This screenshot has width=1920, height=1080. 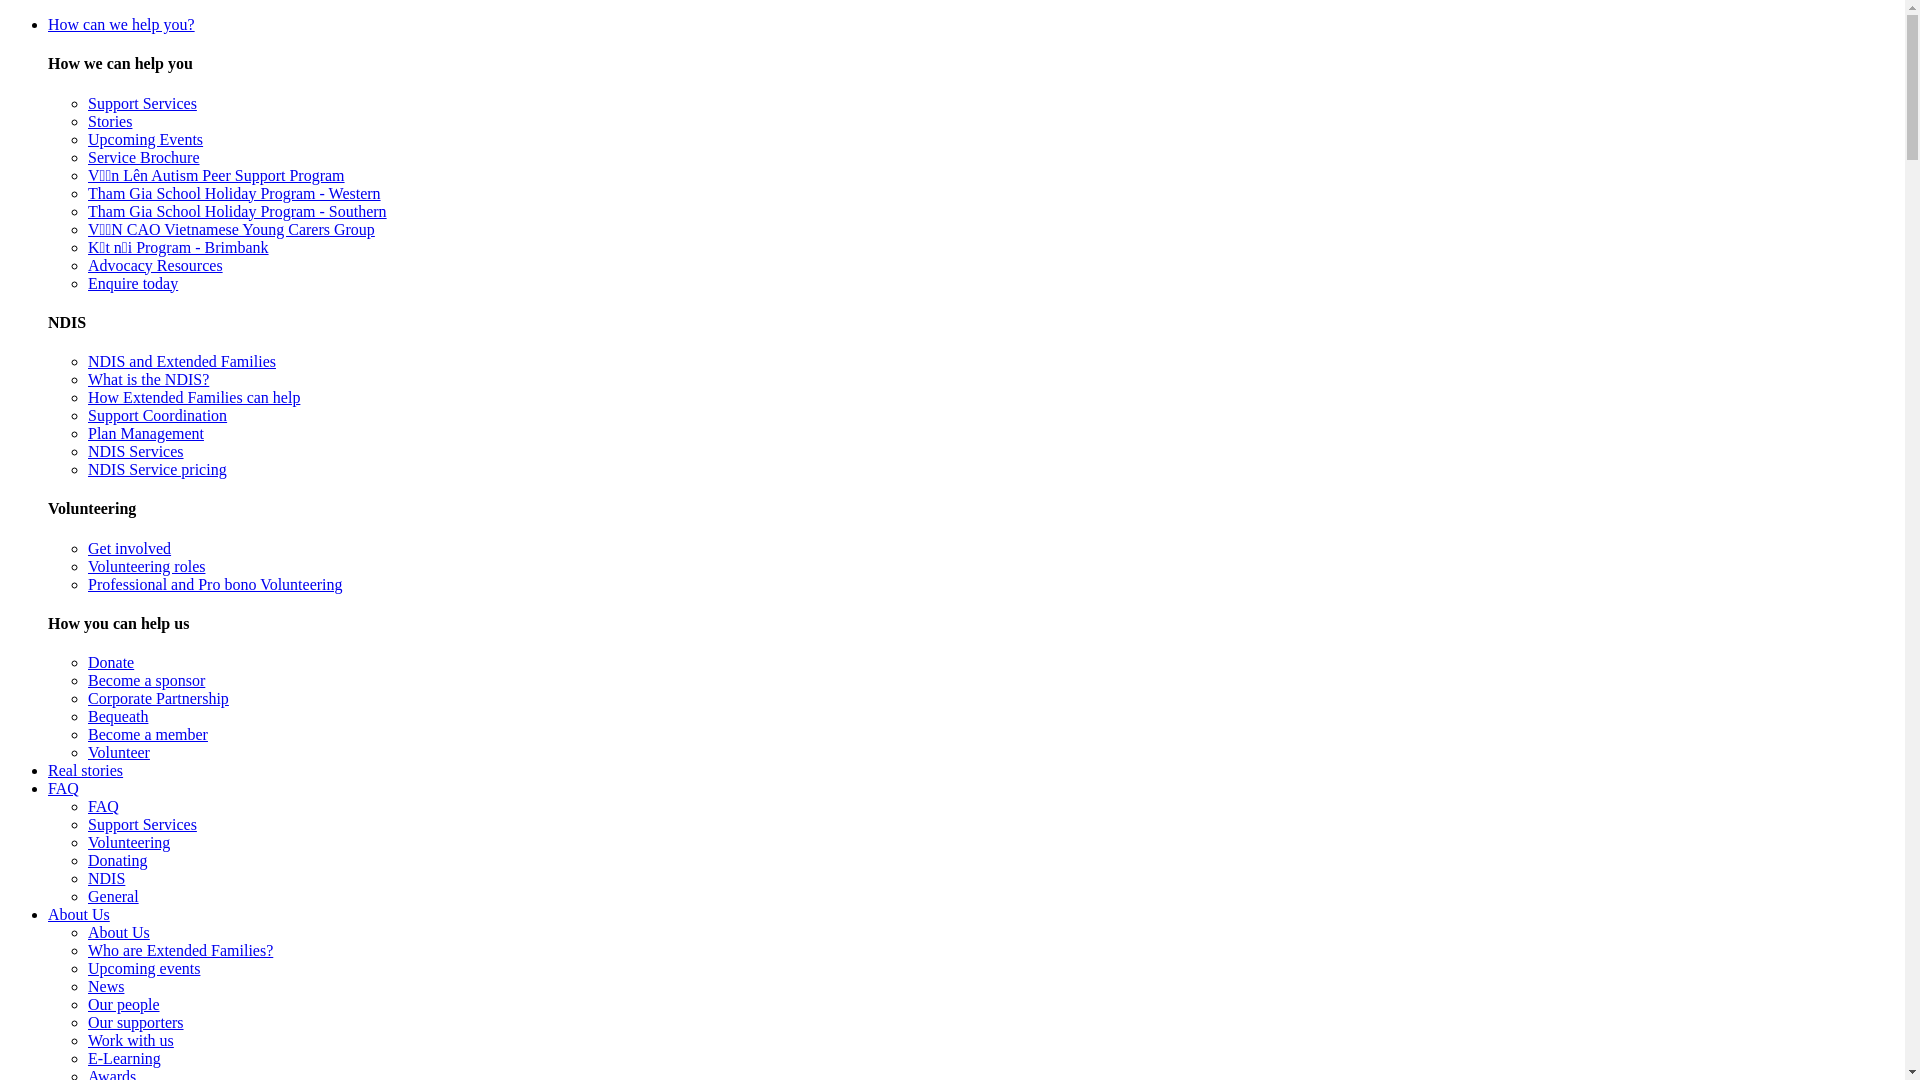 What do you see at coordinates (109, 121) in the screenshot?
I see `'Stories'` at bounding box center [109, 121].